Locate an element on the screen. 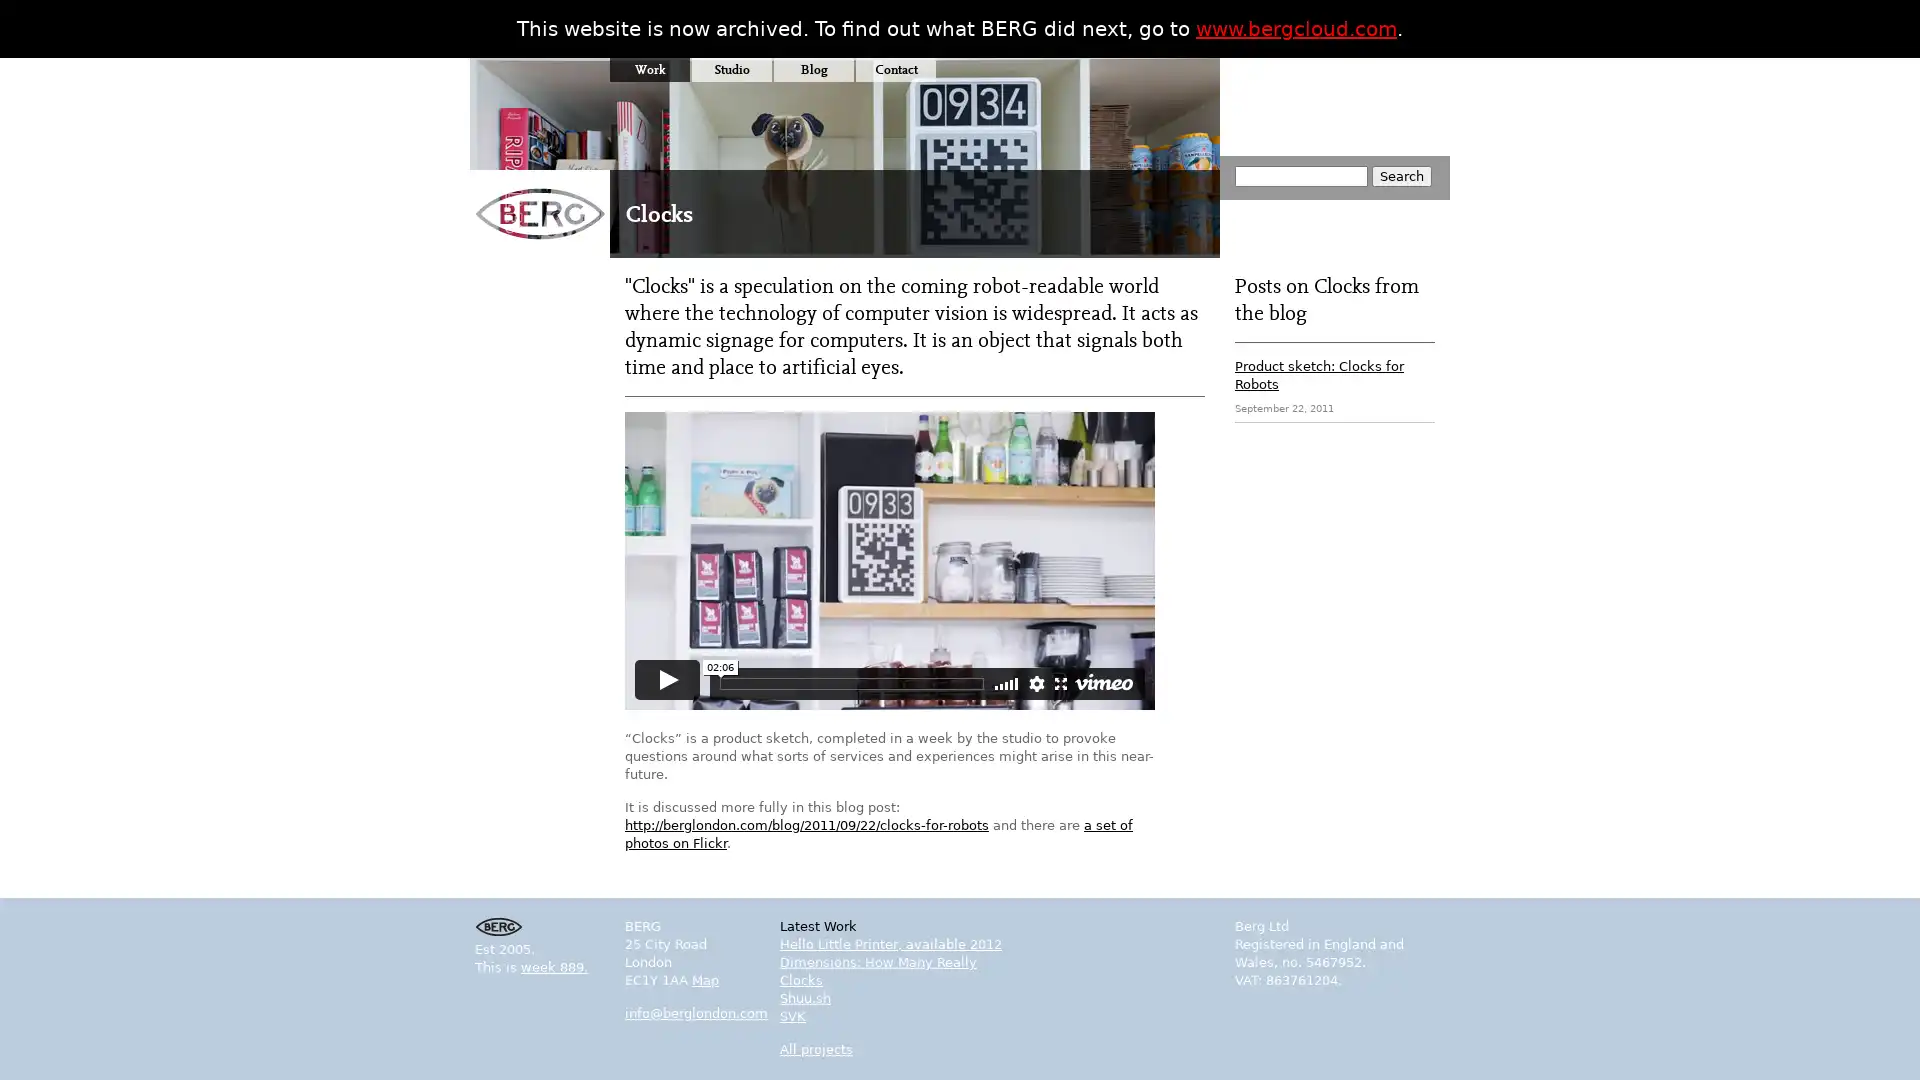 Image resolution: width=1920 pixels, height=1080 pixels. Search is located at coordinates (1400, 175).